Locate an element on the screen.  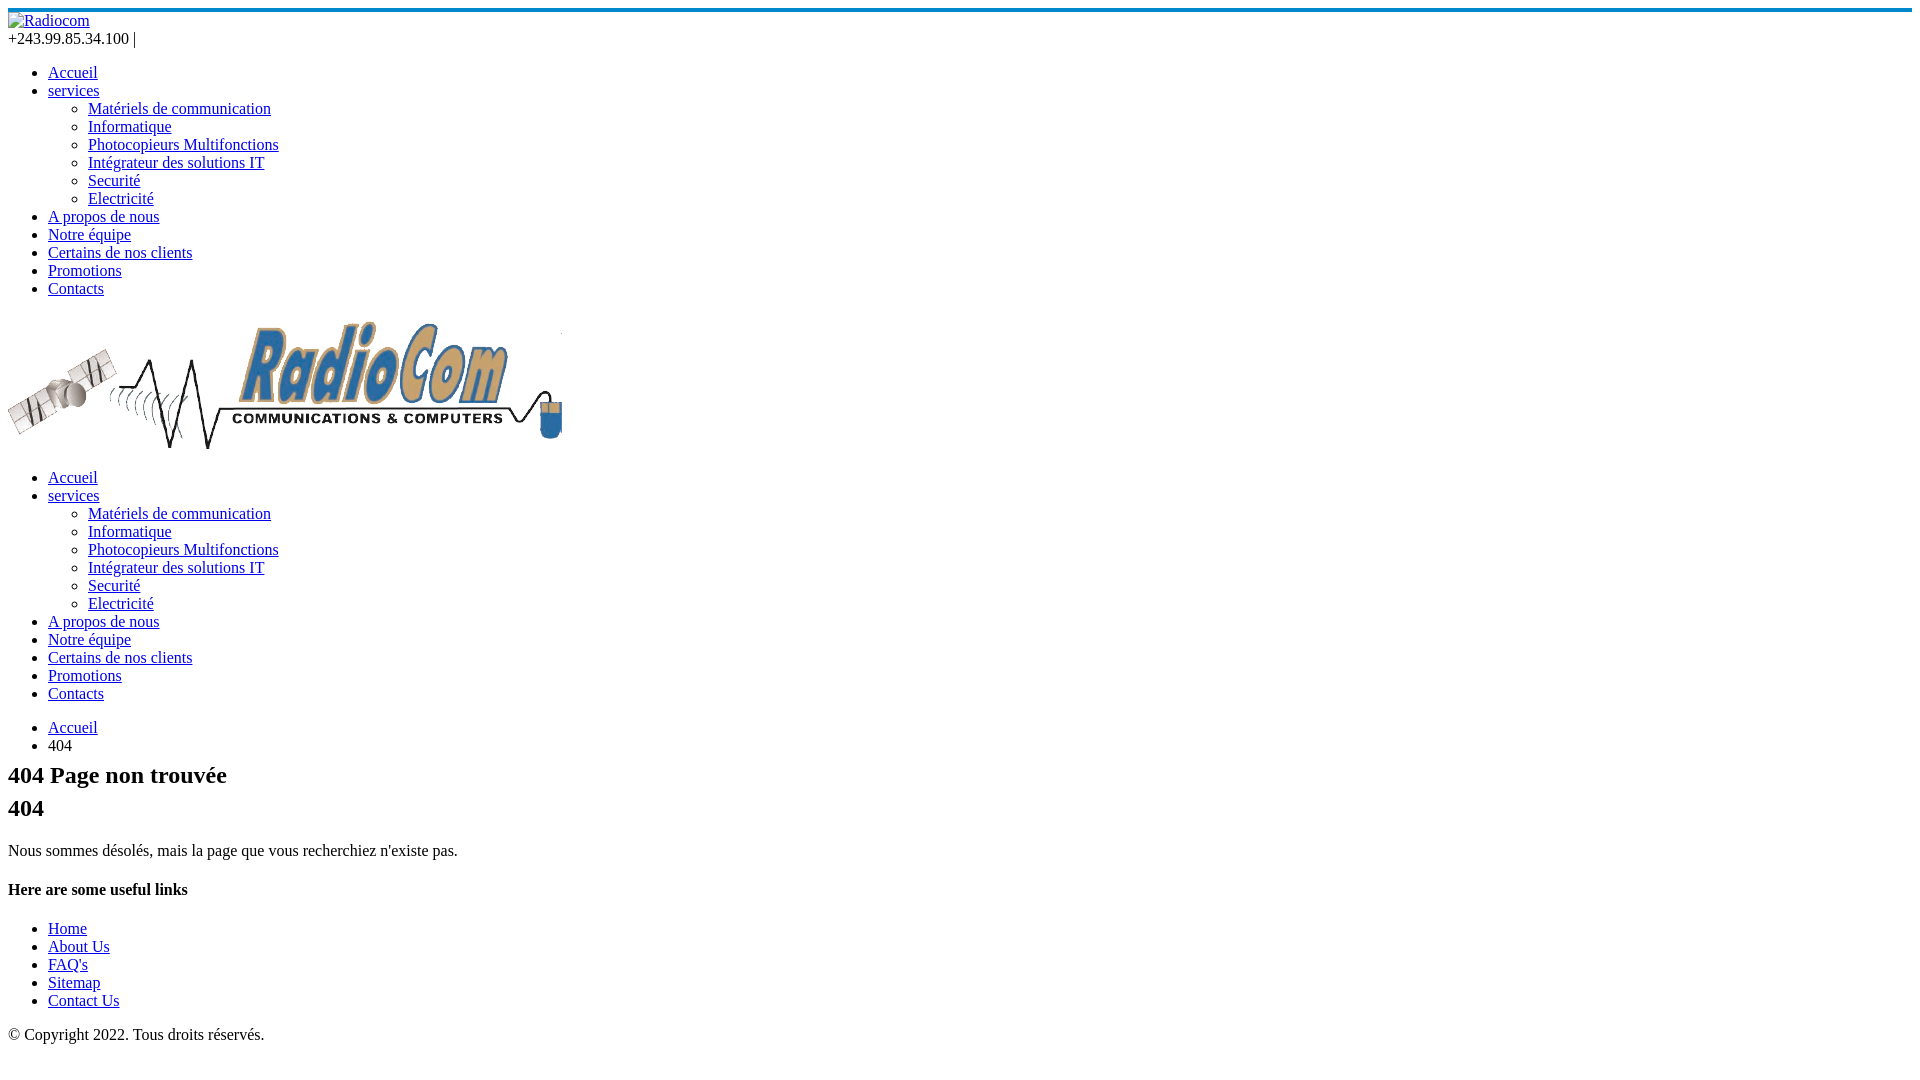
'About Us' is located at coordinates (78, 945).